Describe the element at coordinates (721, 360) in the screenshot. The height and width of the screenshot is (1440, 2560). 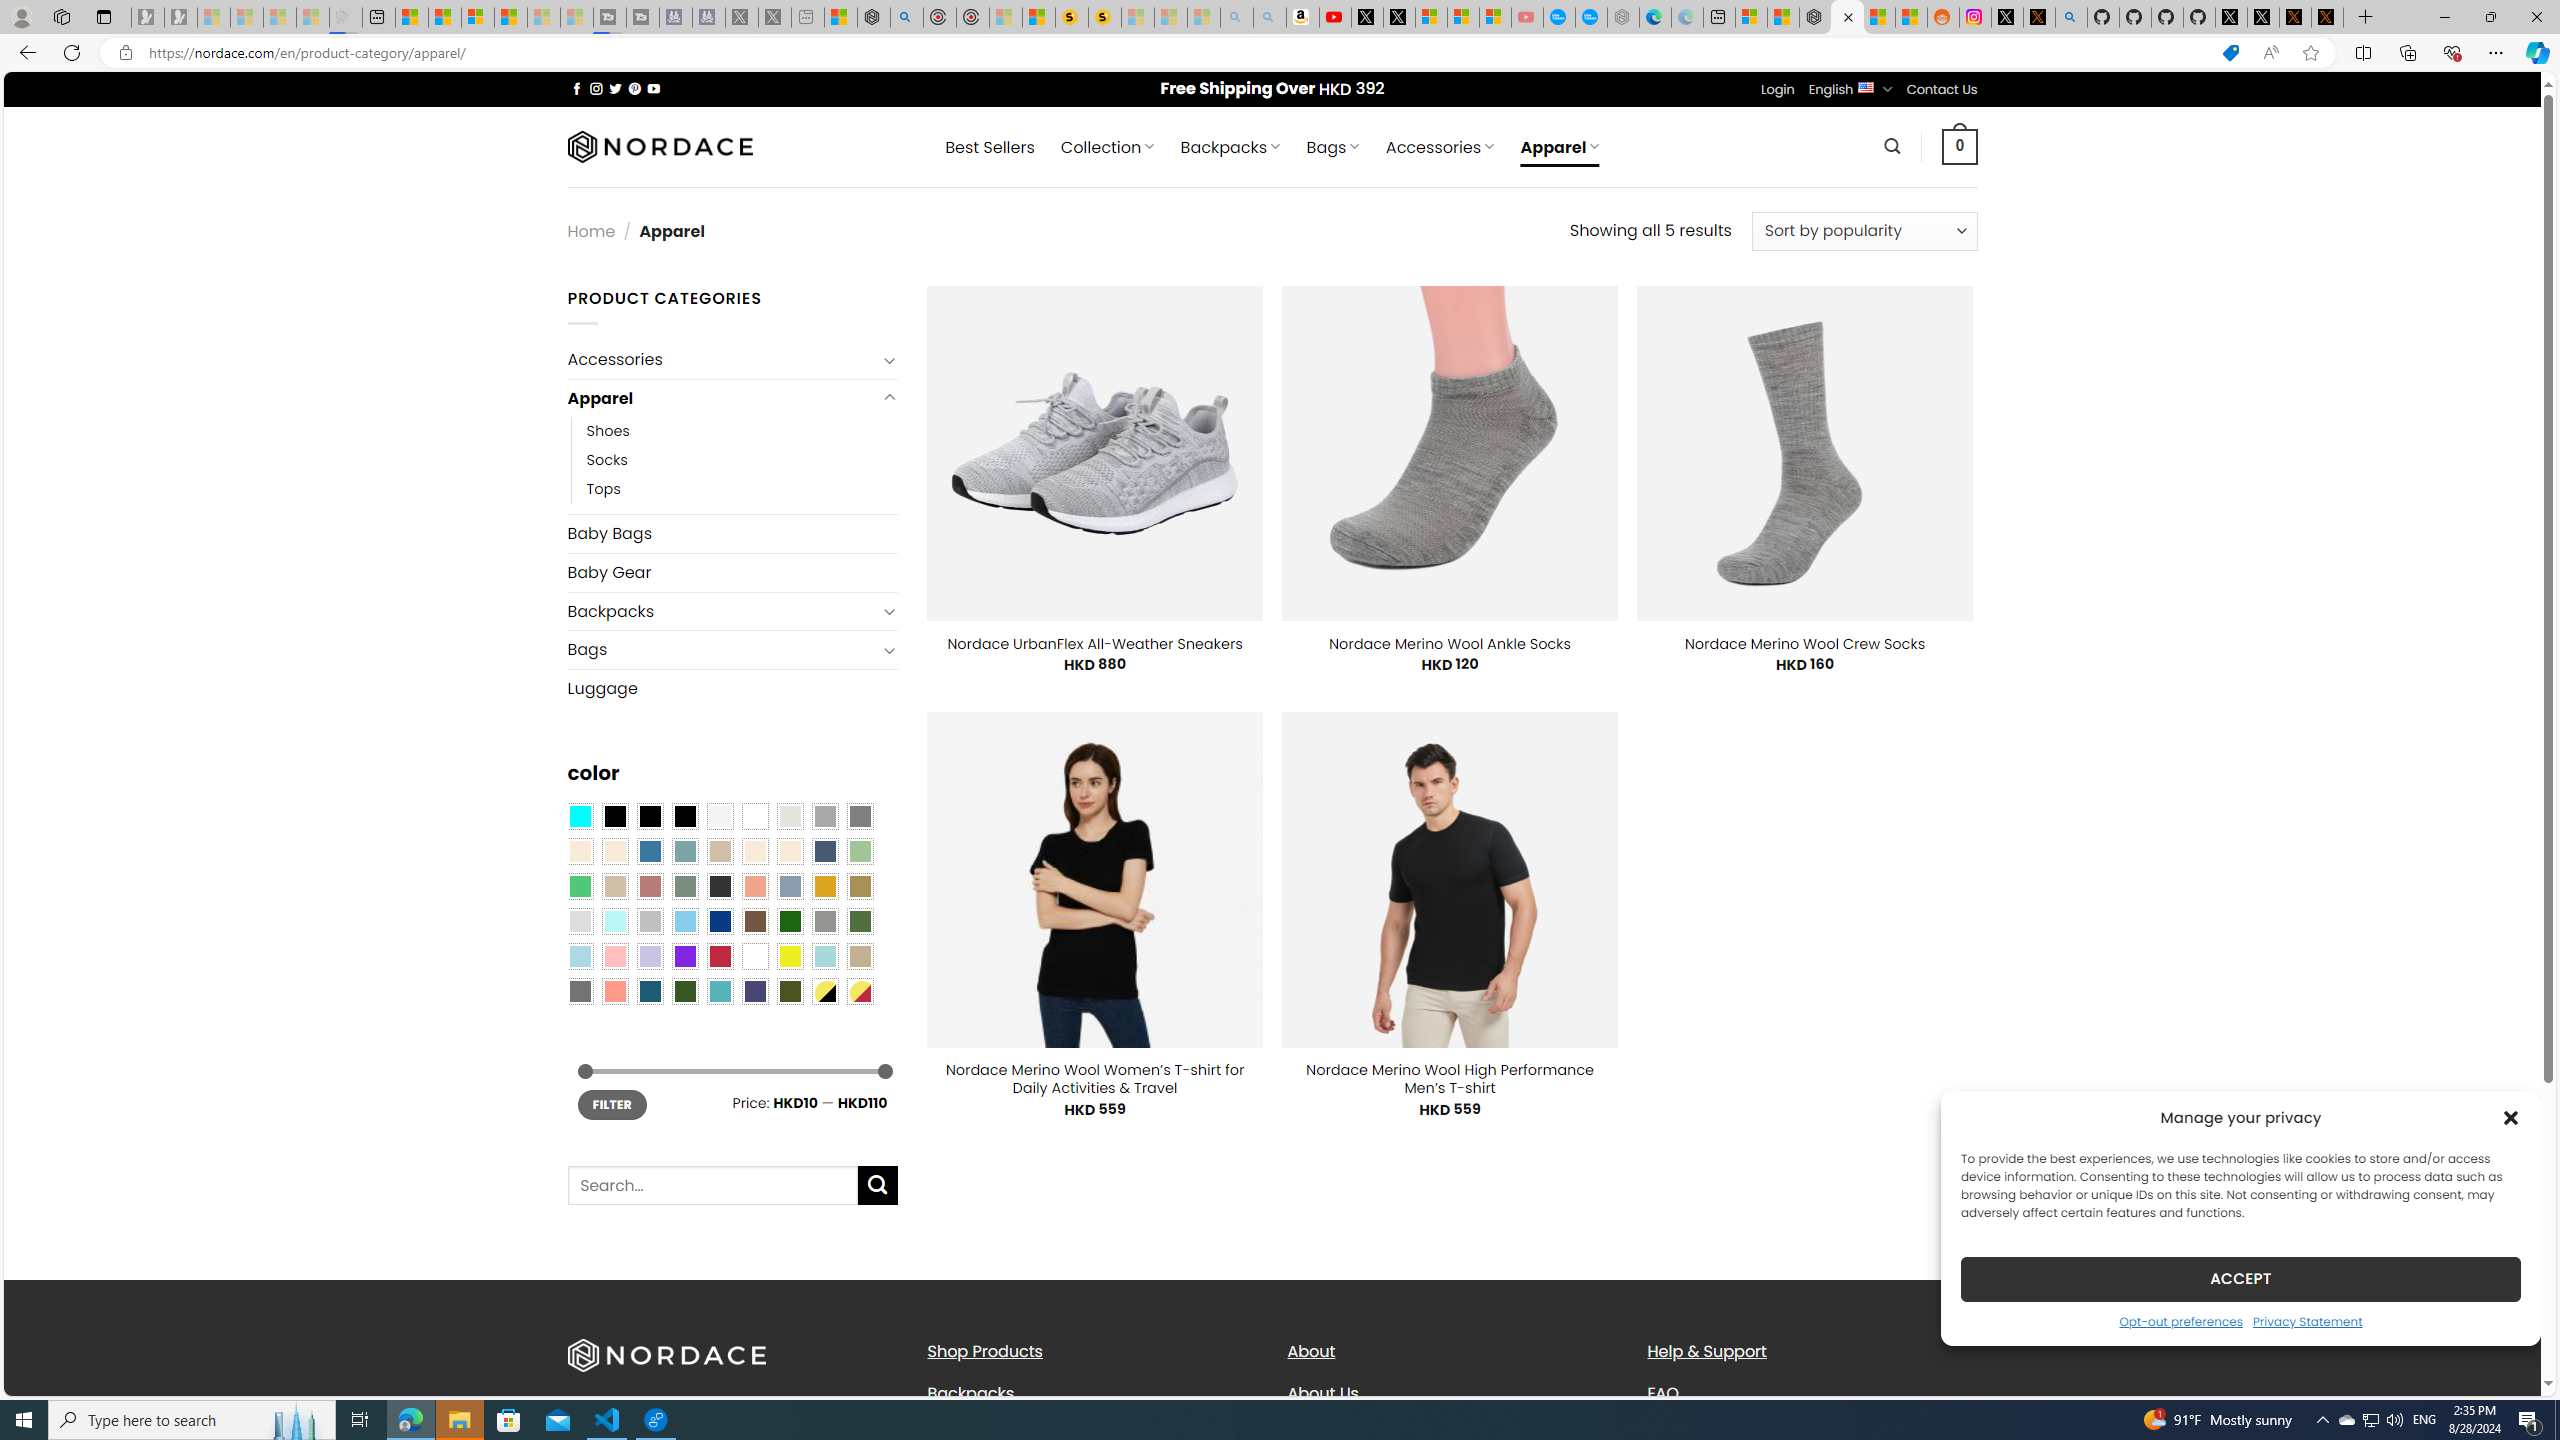
I see `'Accessories'` at that location.